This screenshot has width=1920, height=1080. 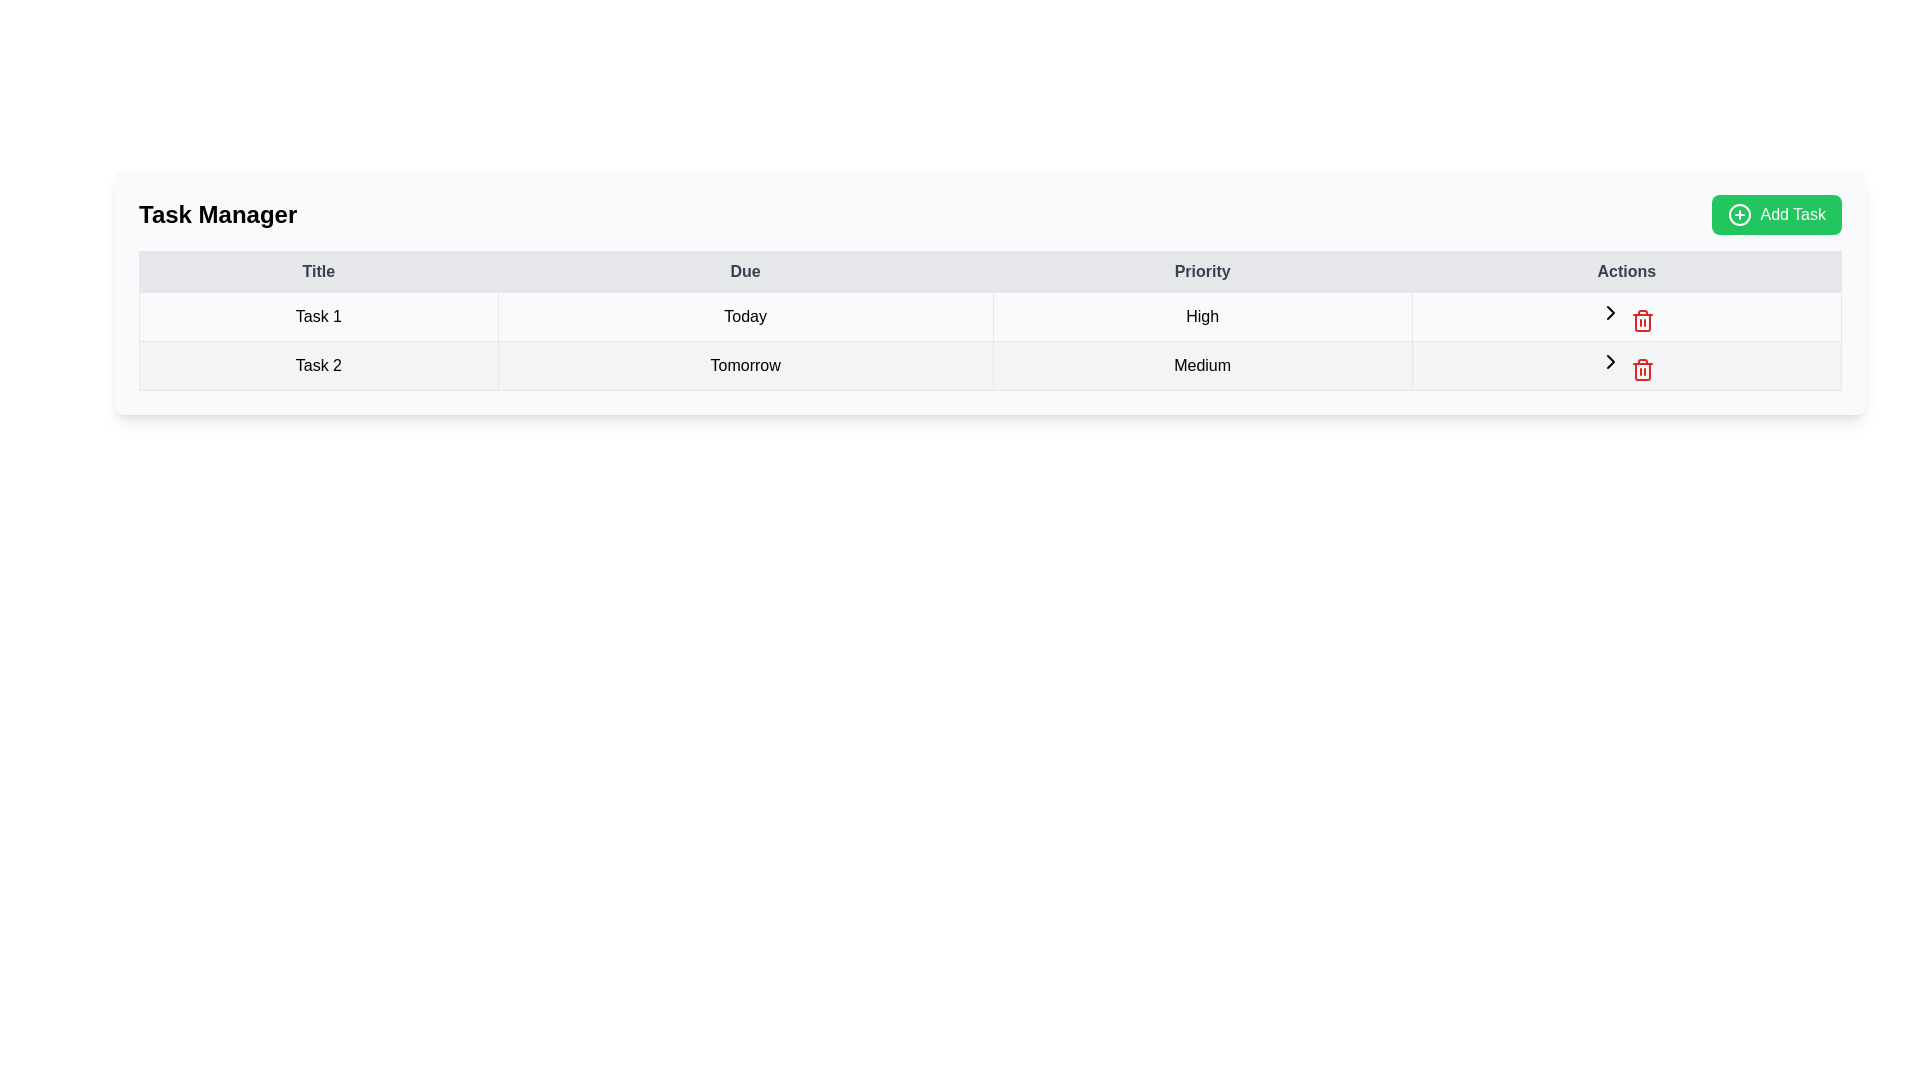 What do you see at coordinates (1642, 319) in the screenshot?
I see `the red trash icon in the 'Actions' column of the table for 'Task 1', which is the second interactive icon in this row` at bounding box center [1642, 319].